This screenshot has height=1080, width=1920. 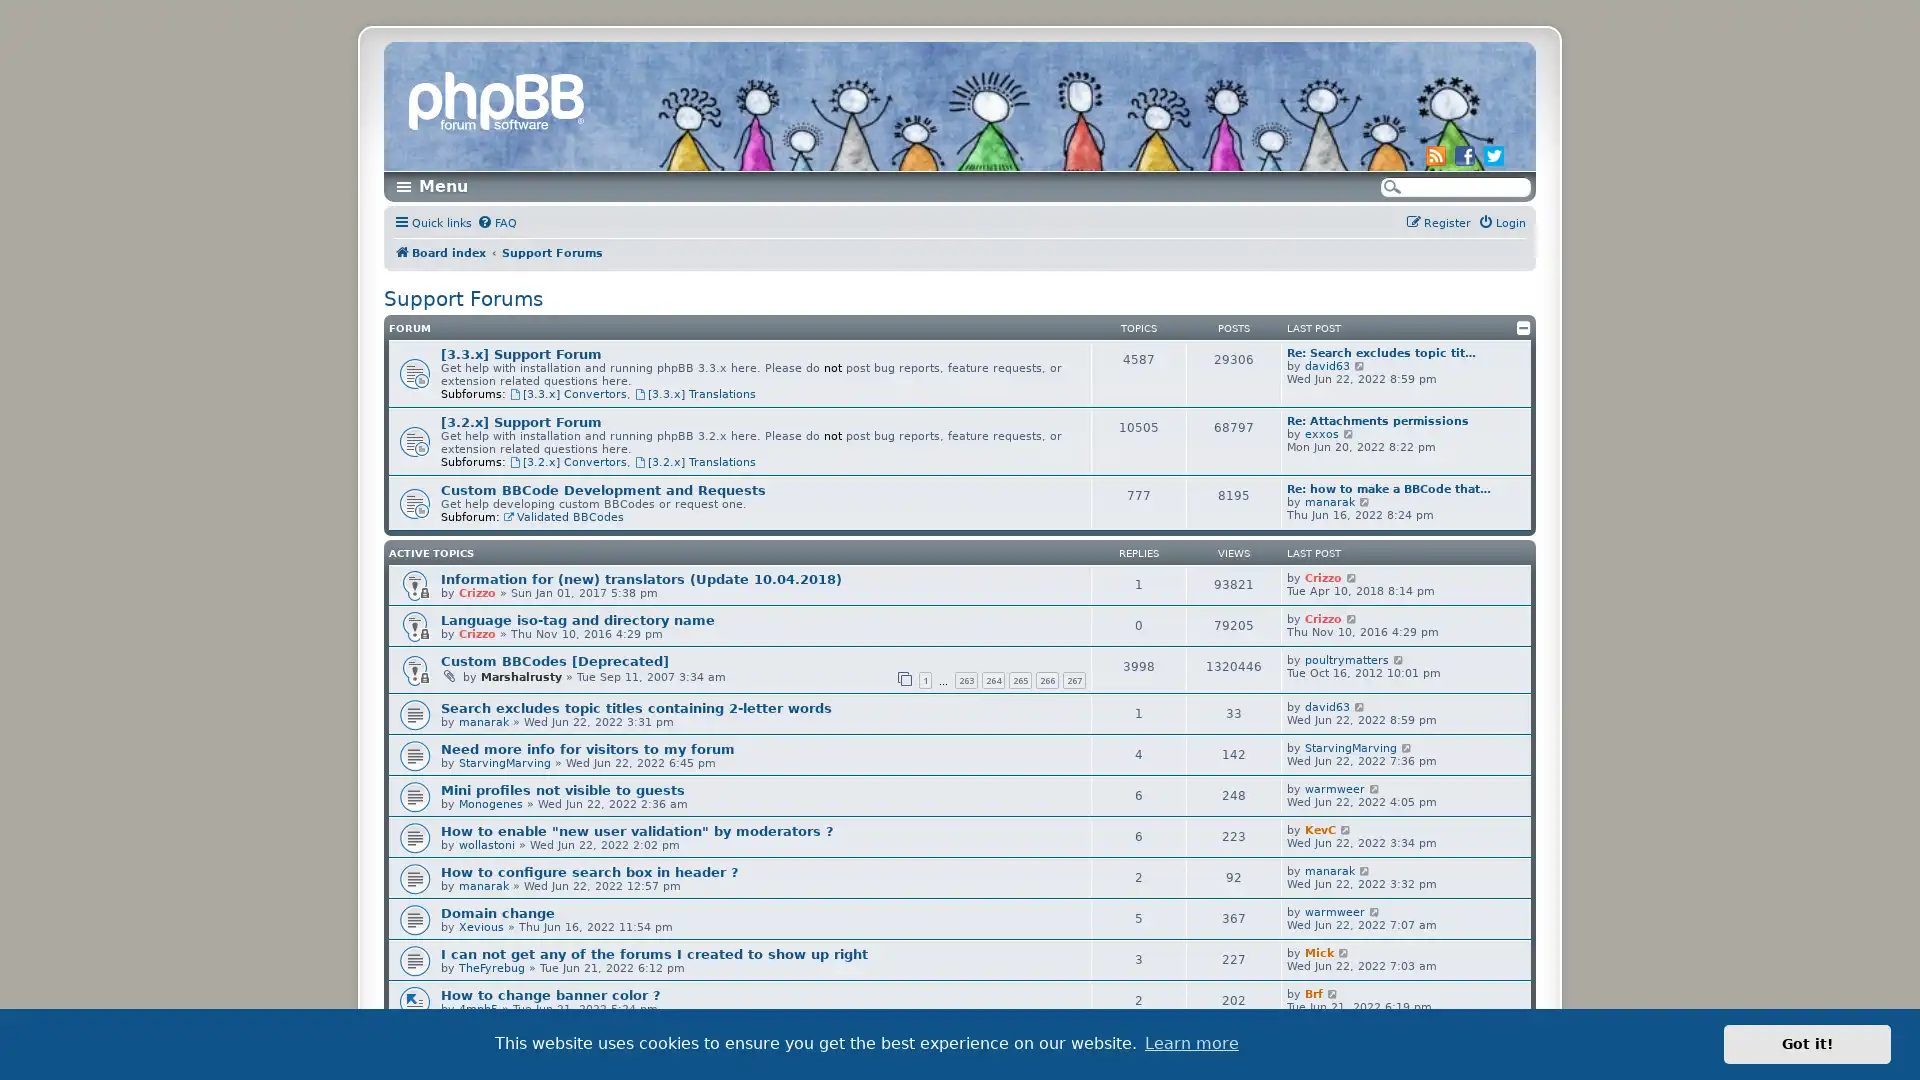 I want to click on dismiss cookie message, so click(x=1807, y=1043).